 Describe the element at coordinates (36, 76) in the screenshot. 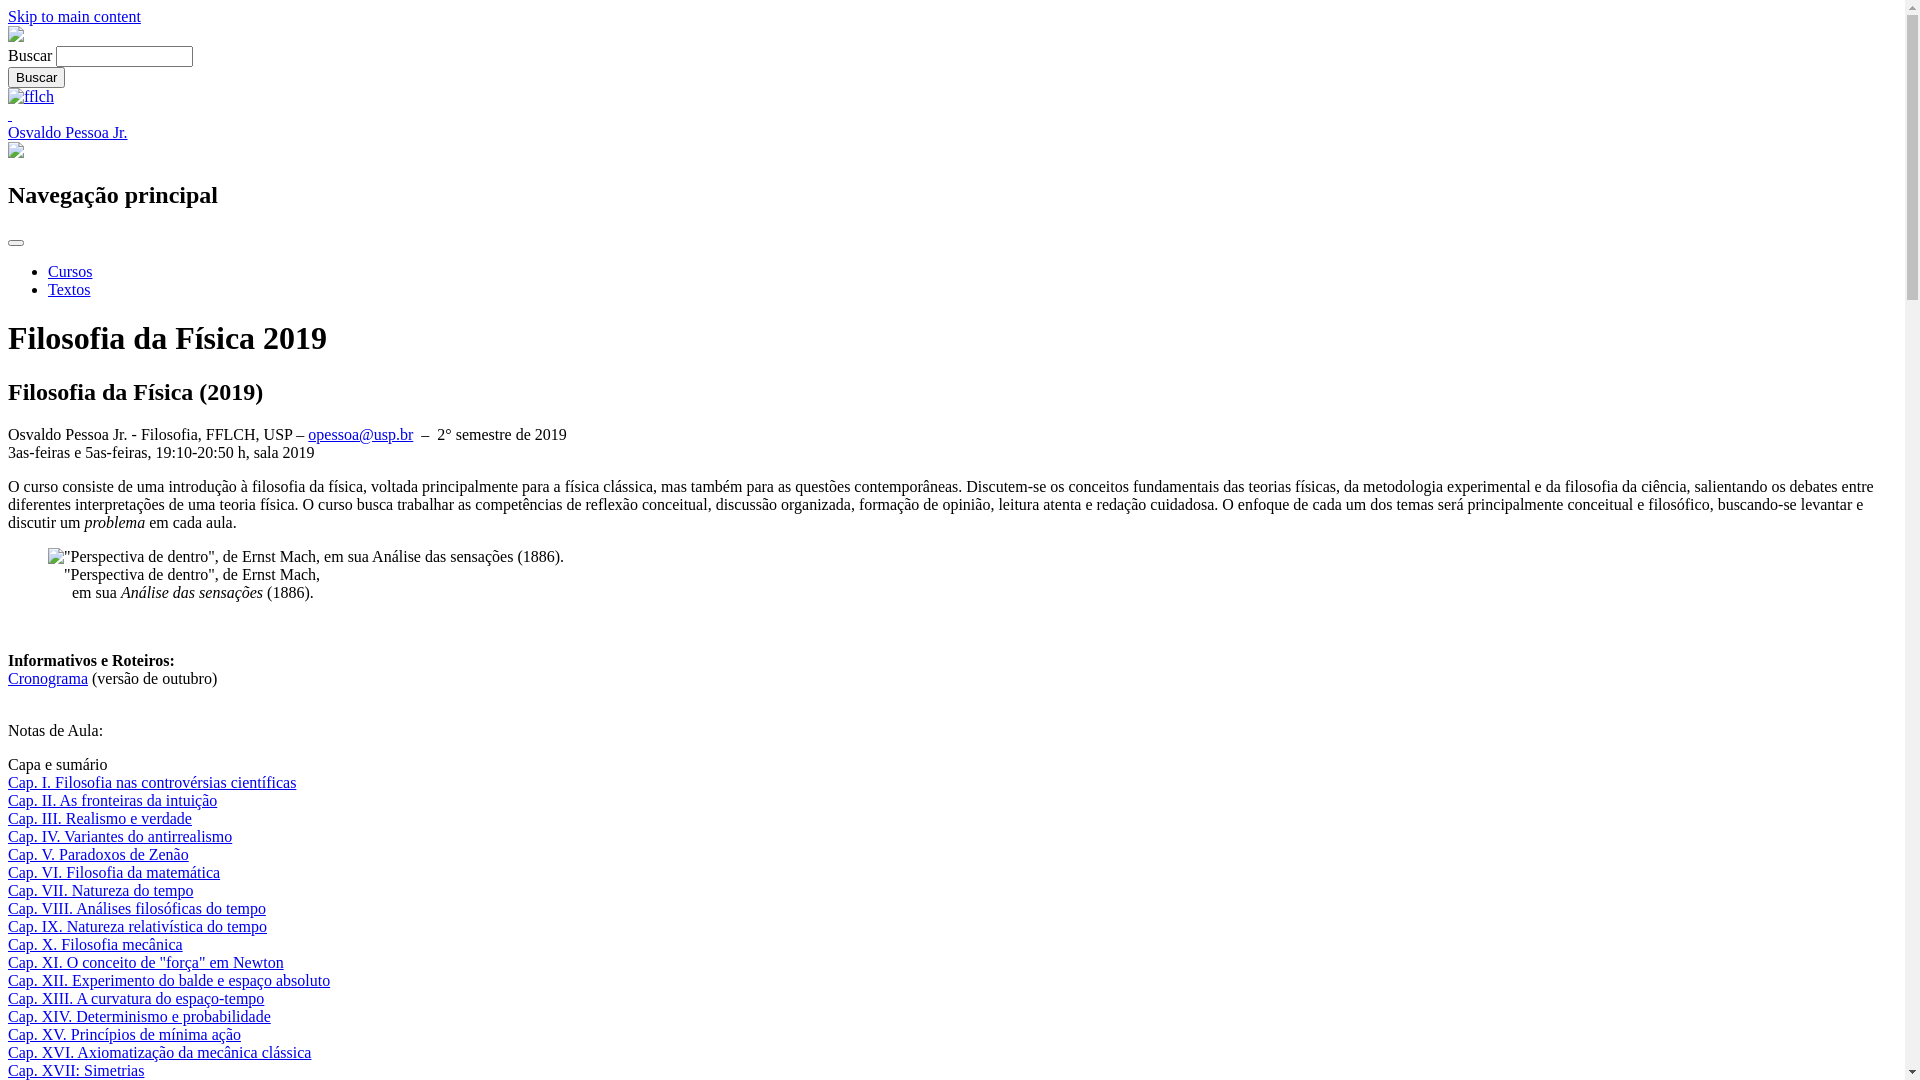

I see `'Buscar'` at that location.